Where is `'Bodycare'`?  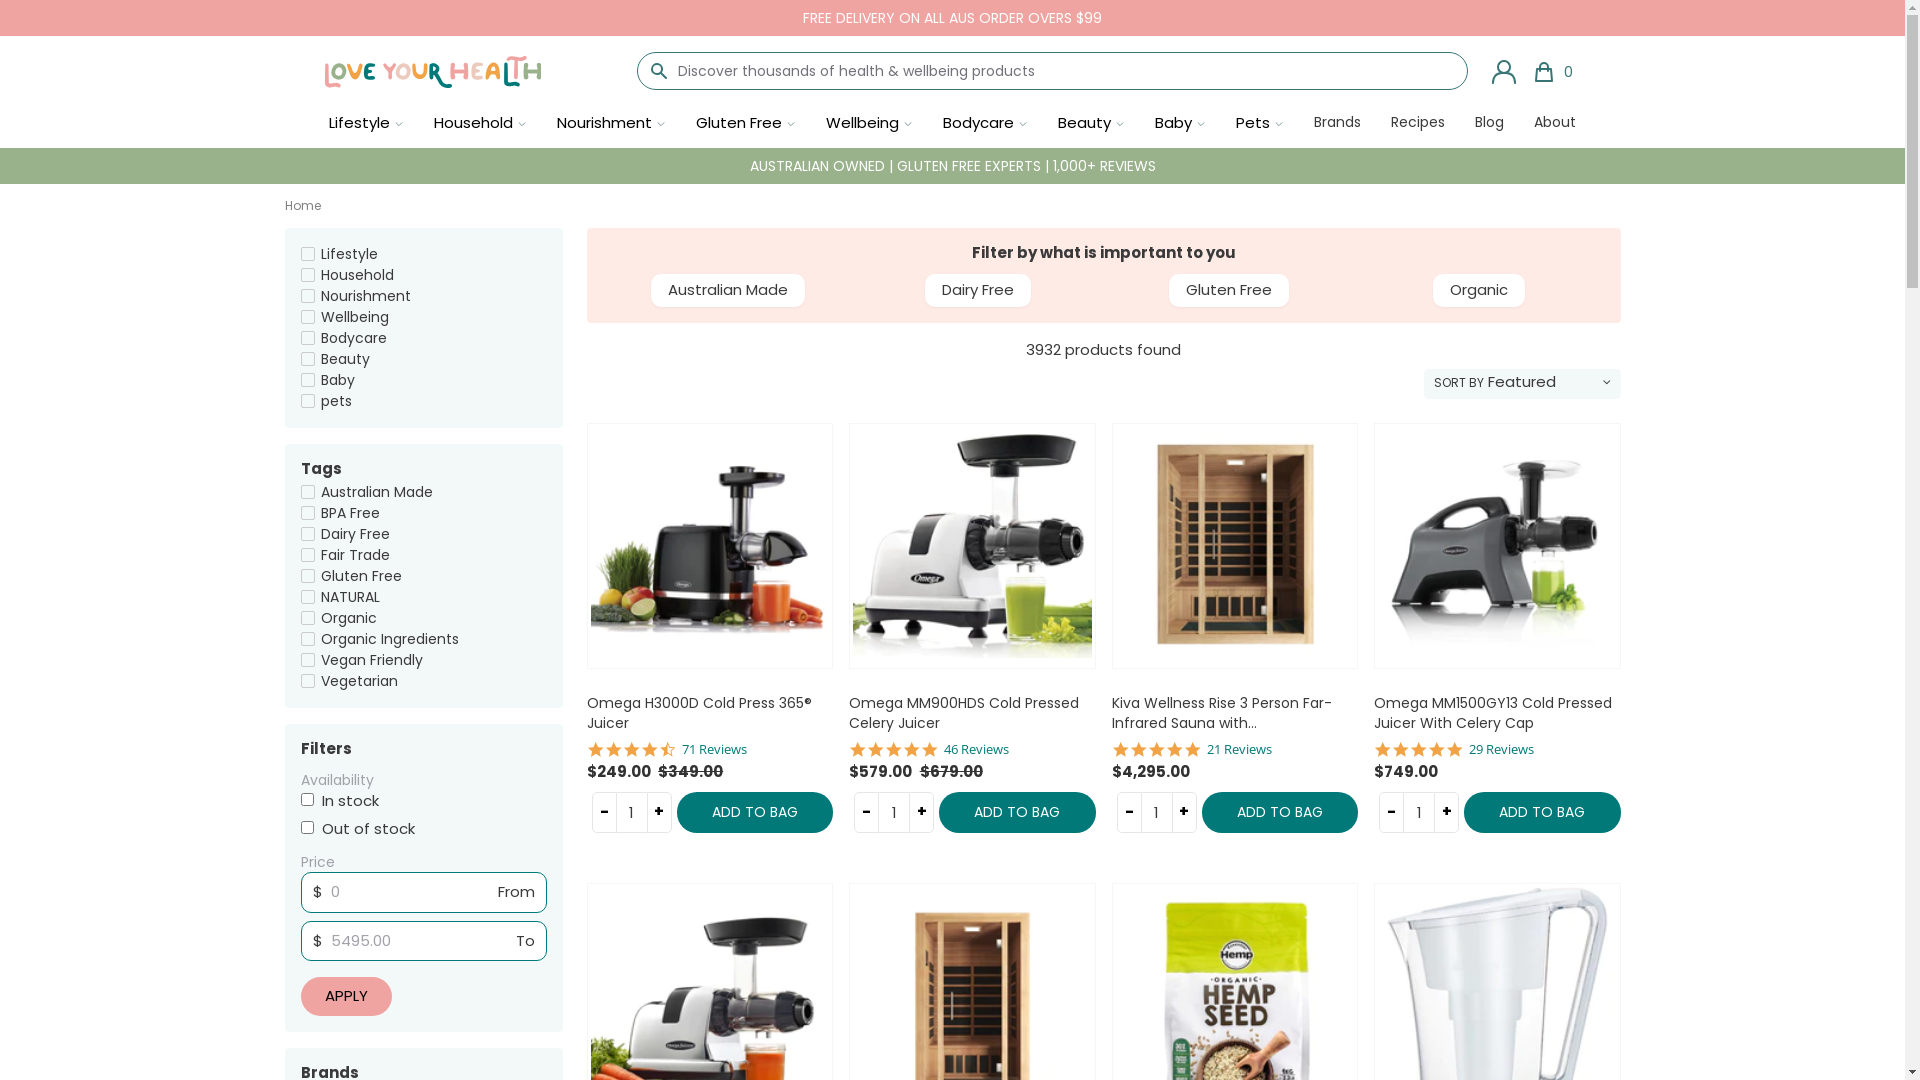
'Bodycare' is located at coordinates (938, 123).